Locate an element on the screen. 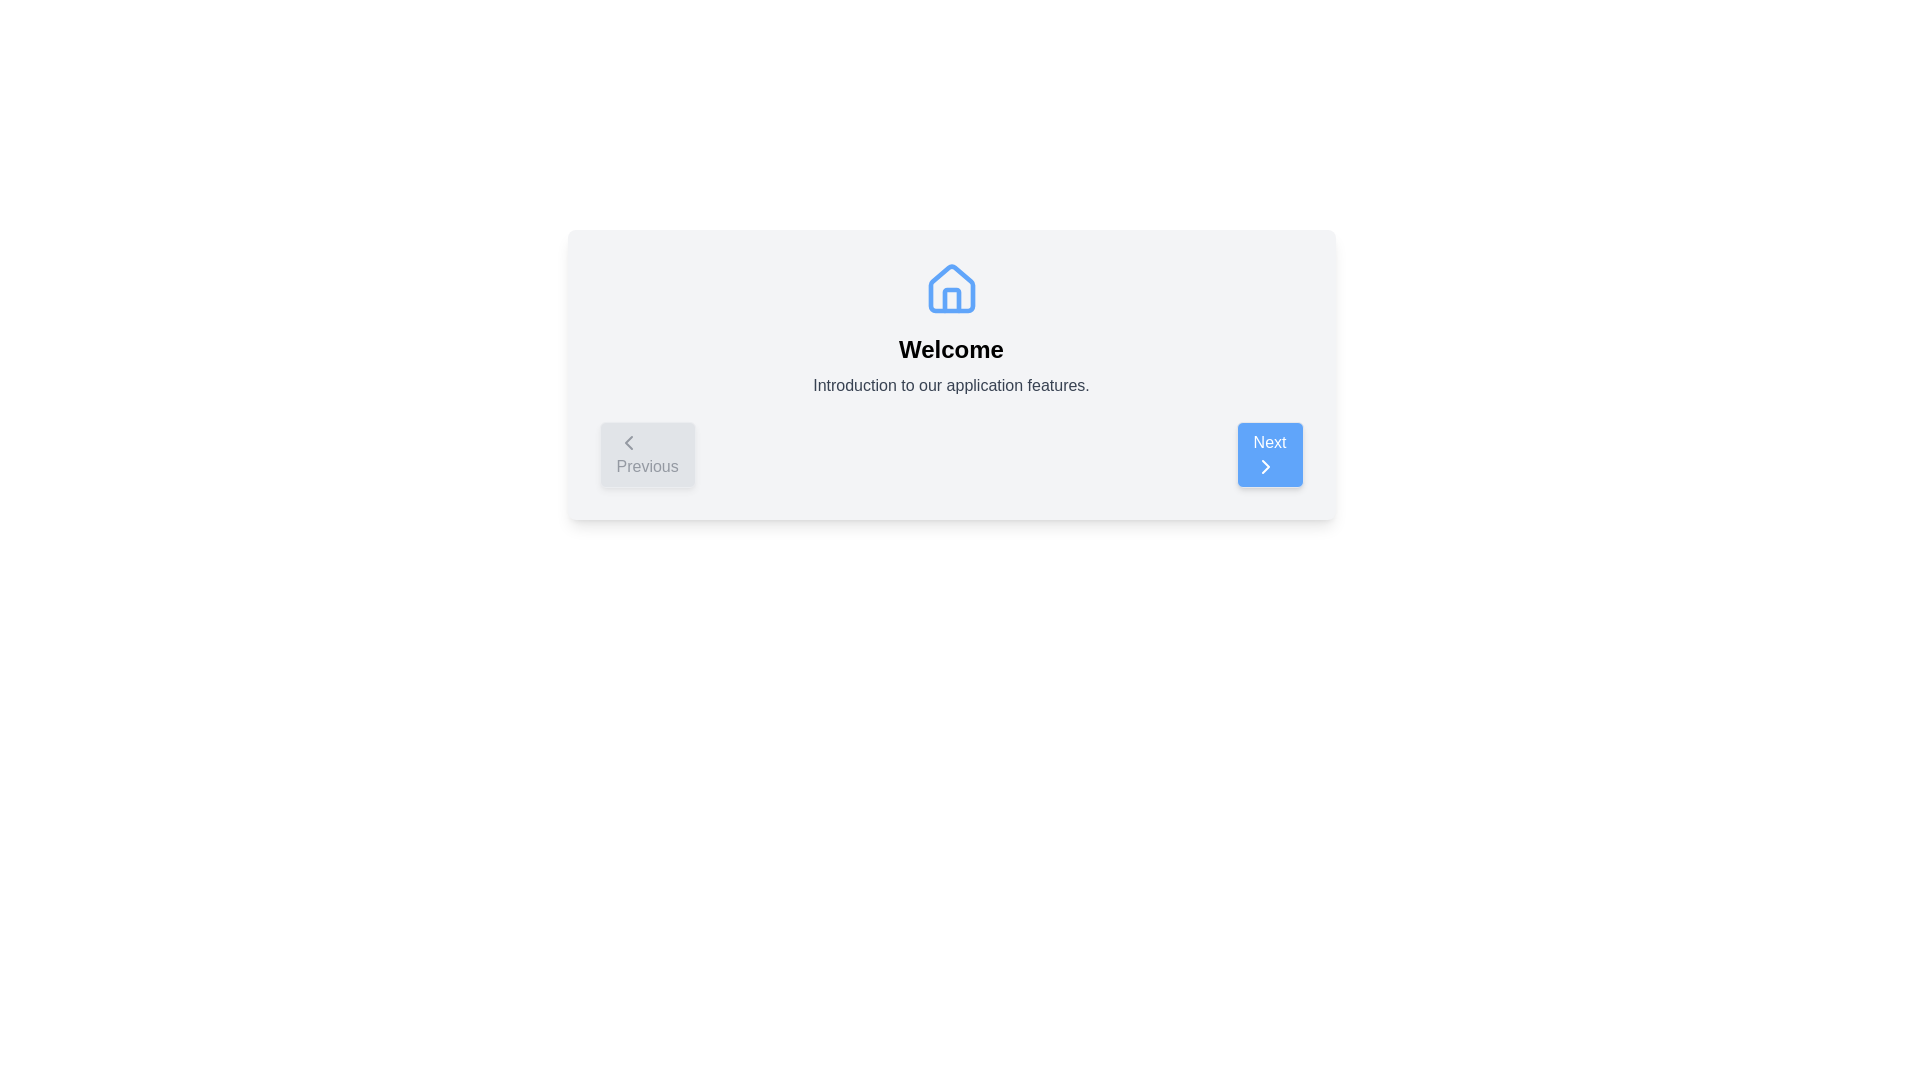 This screenshot has width=1920, height=1080. the chevron icon located inside the 'Next' button at the bottom-right corner of the interface is located at coordinates (1264, 466).